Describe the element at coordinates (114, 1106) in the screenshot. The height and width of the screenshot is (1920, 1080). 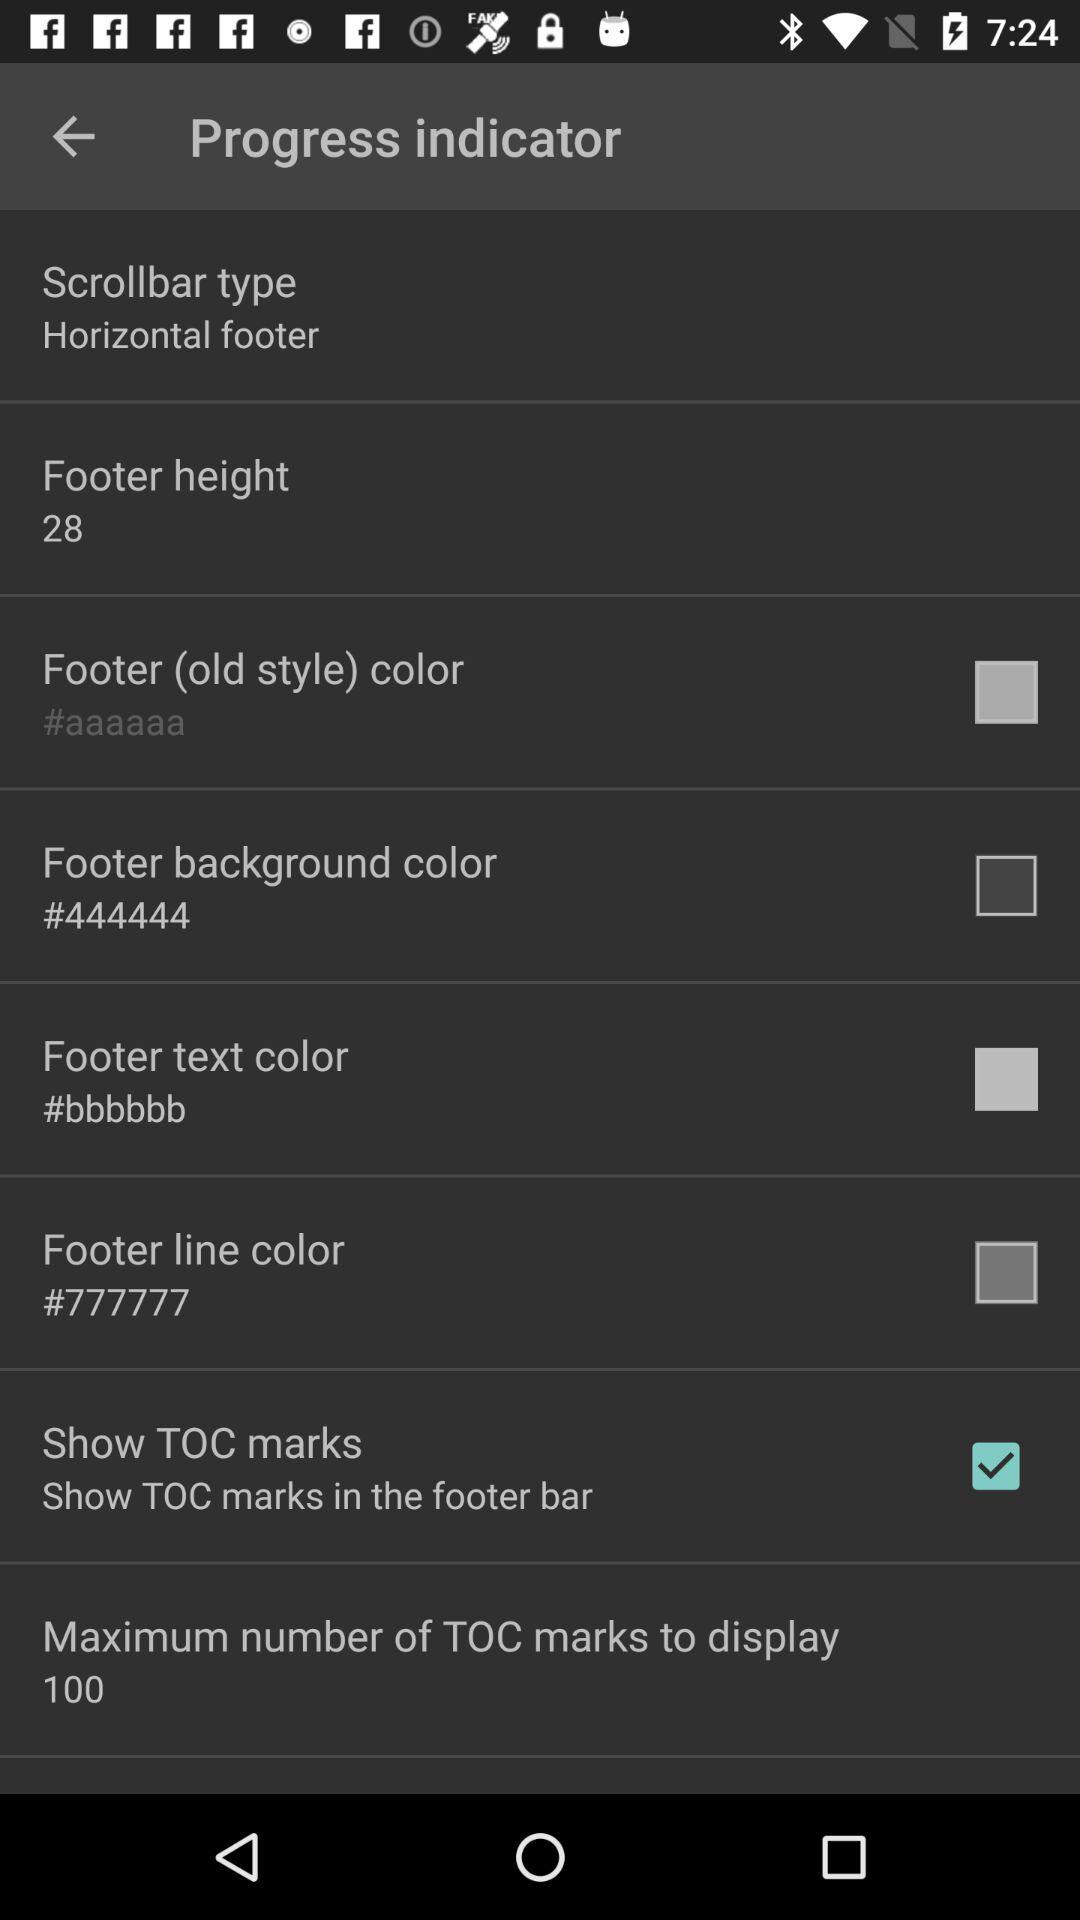
I see `#bbbbbb` at that location.